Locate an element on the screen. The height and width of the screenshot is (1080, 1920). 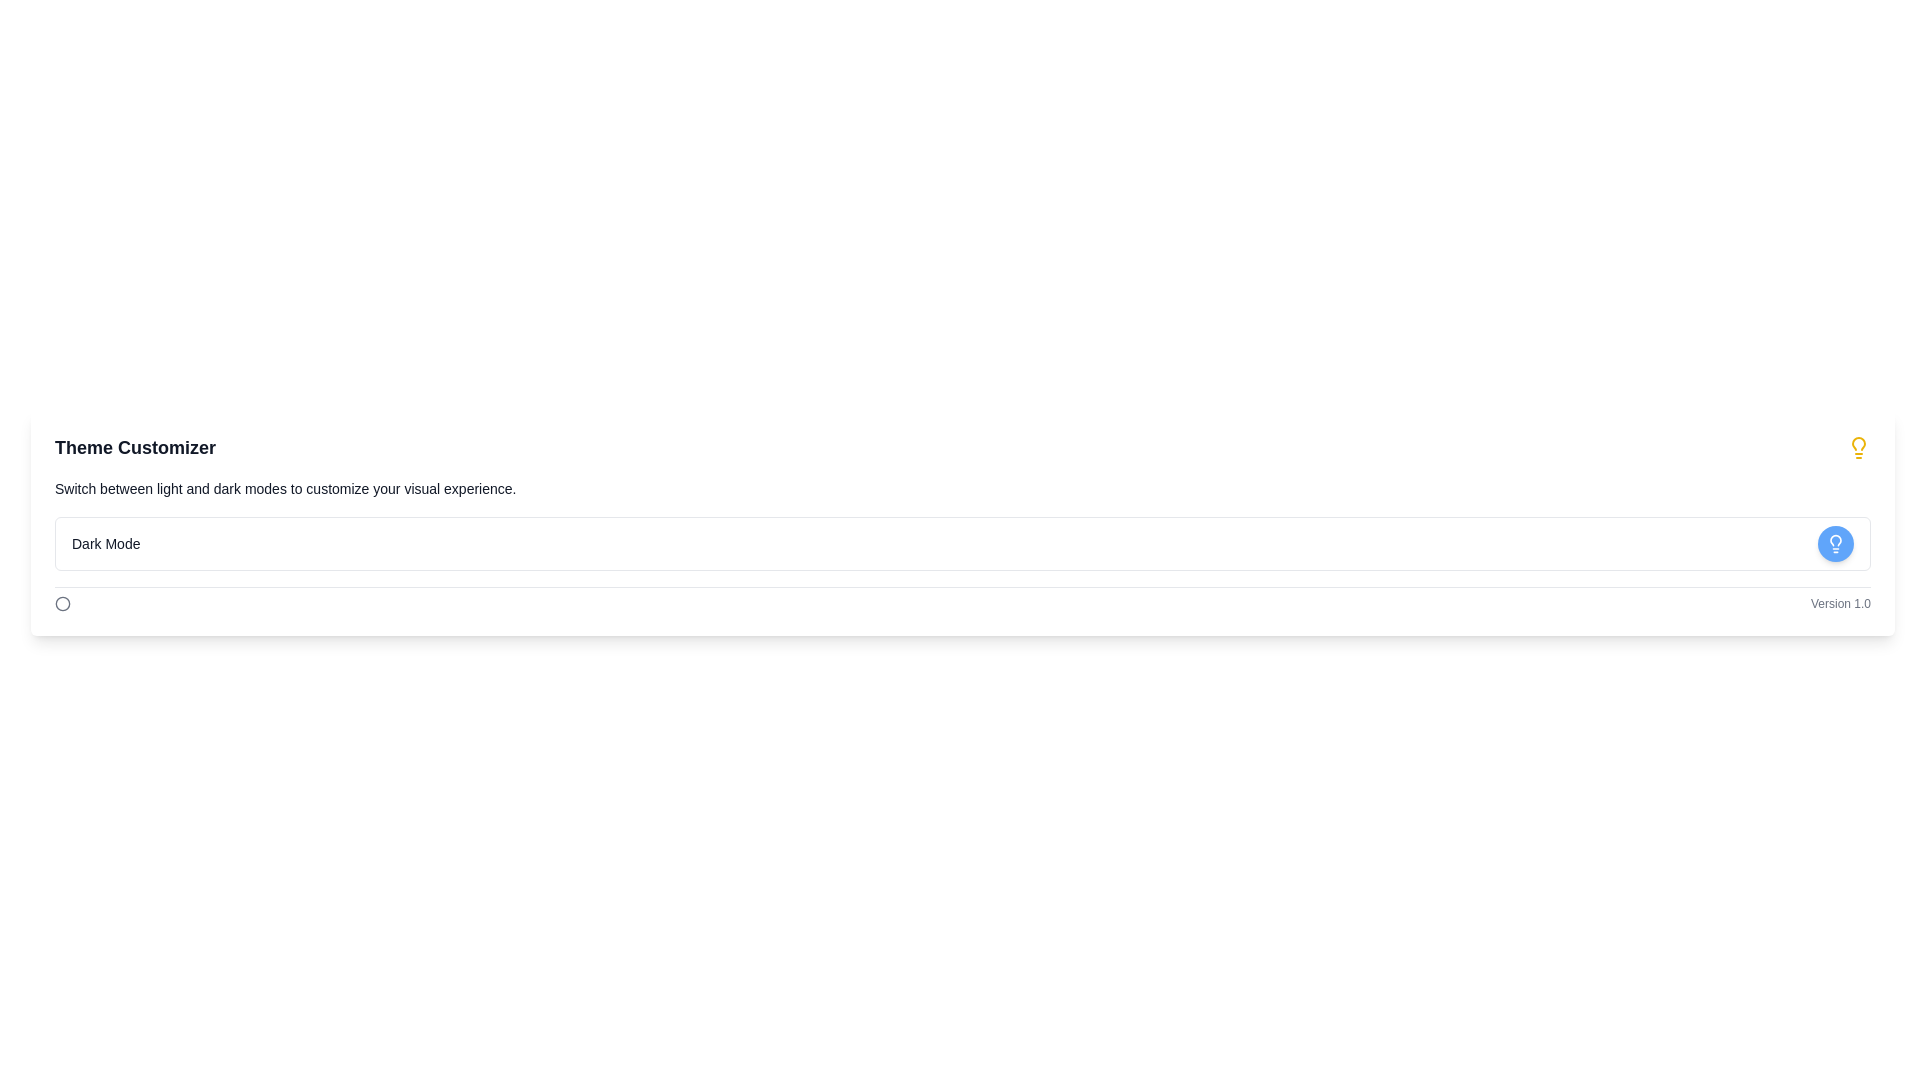
the circular Graphical Icon located within the lower section of the interface, below the 'Dark Mode' toggle button is located at coordinates (62, 602).